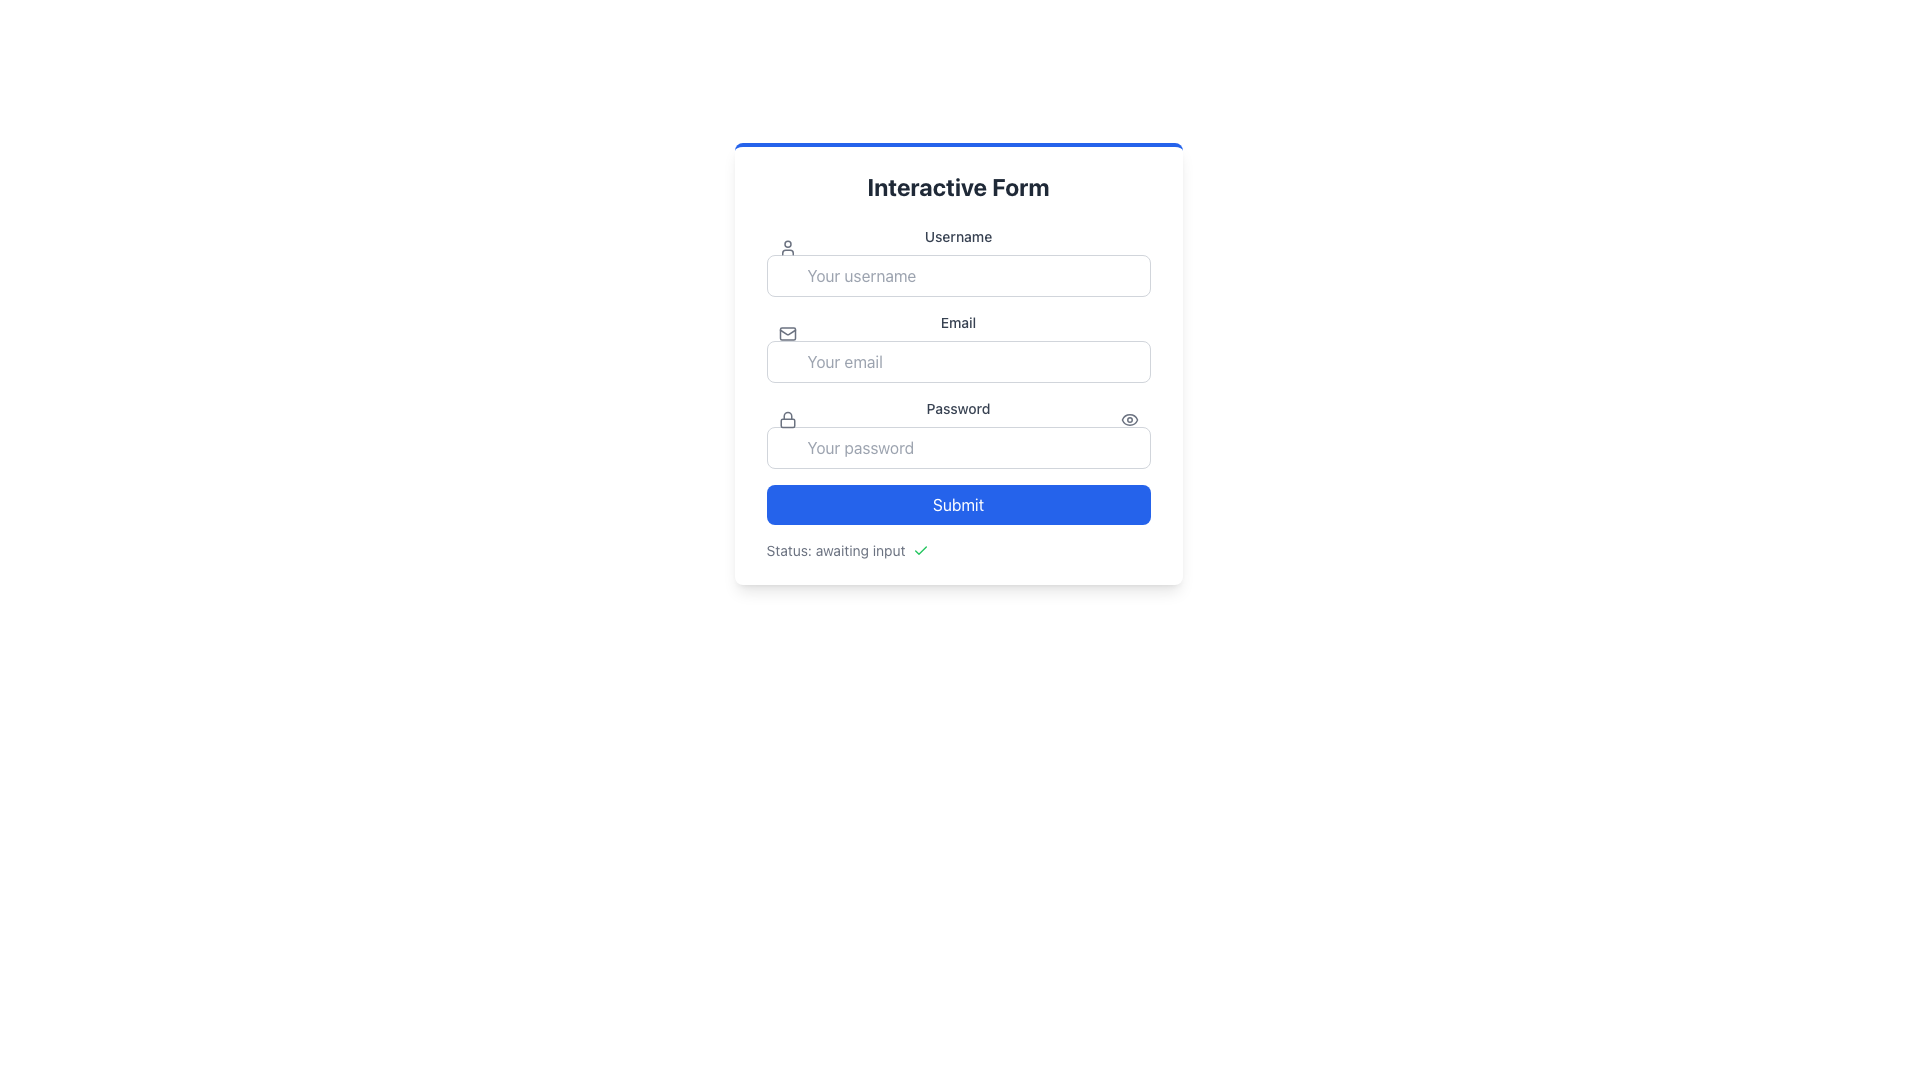 This screenshot has height=1080, width=1920. I want to click on the 'Username' label, which is styled in dark gray on a light background and positioned above the input field for username entry, so click(957, 235).